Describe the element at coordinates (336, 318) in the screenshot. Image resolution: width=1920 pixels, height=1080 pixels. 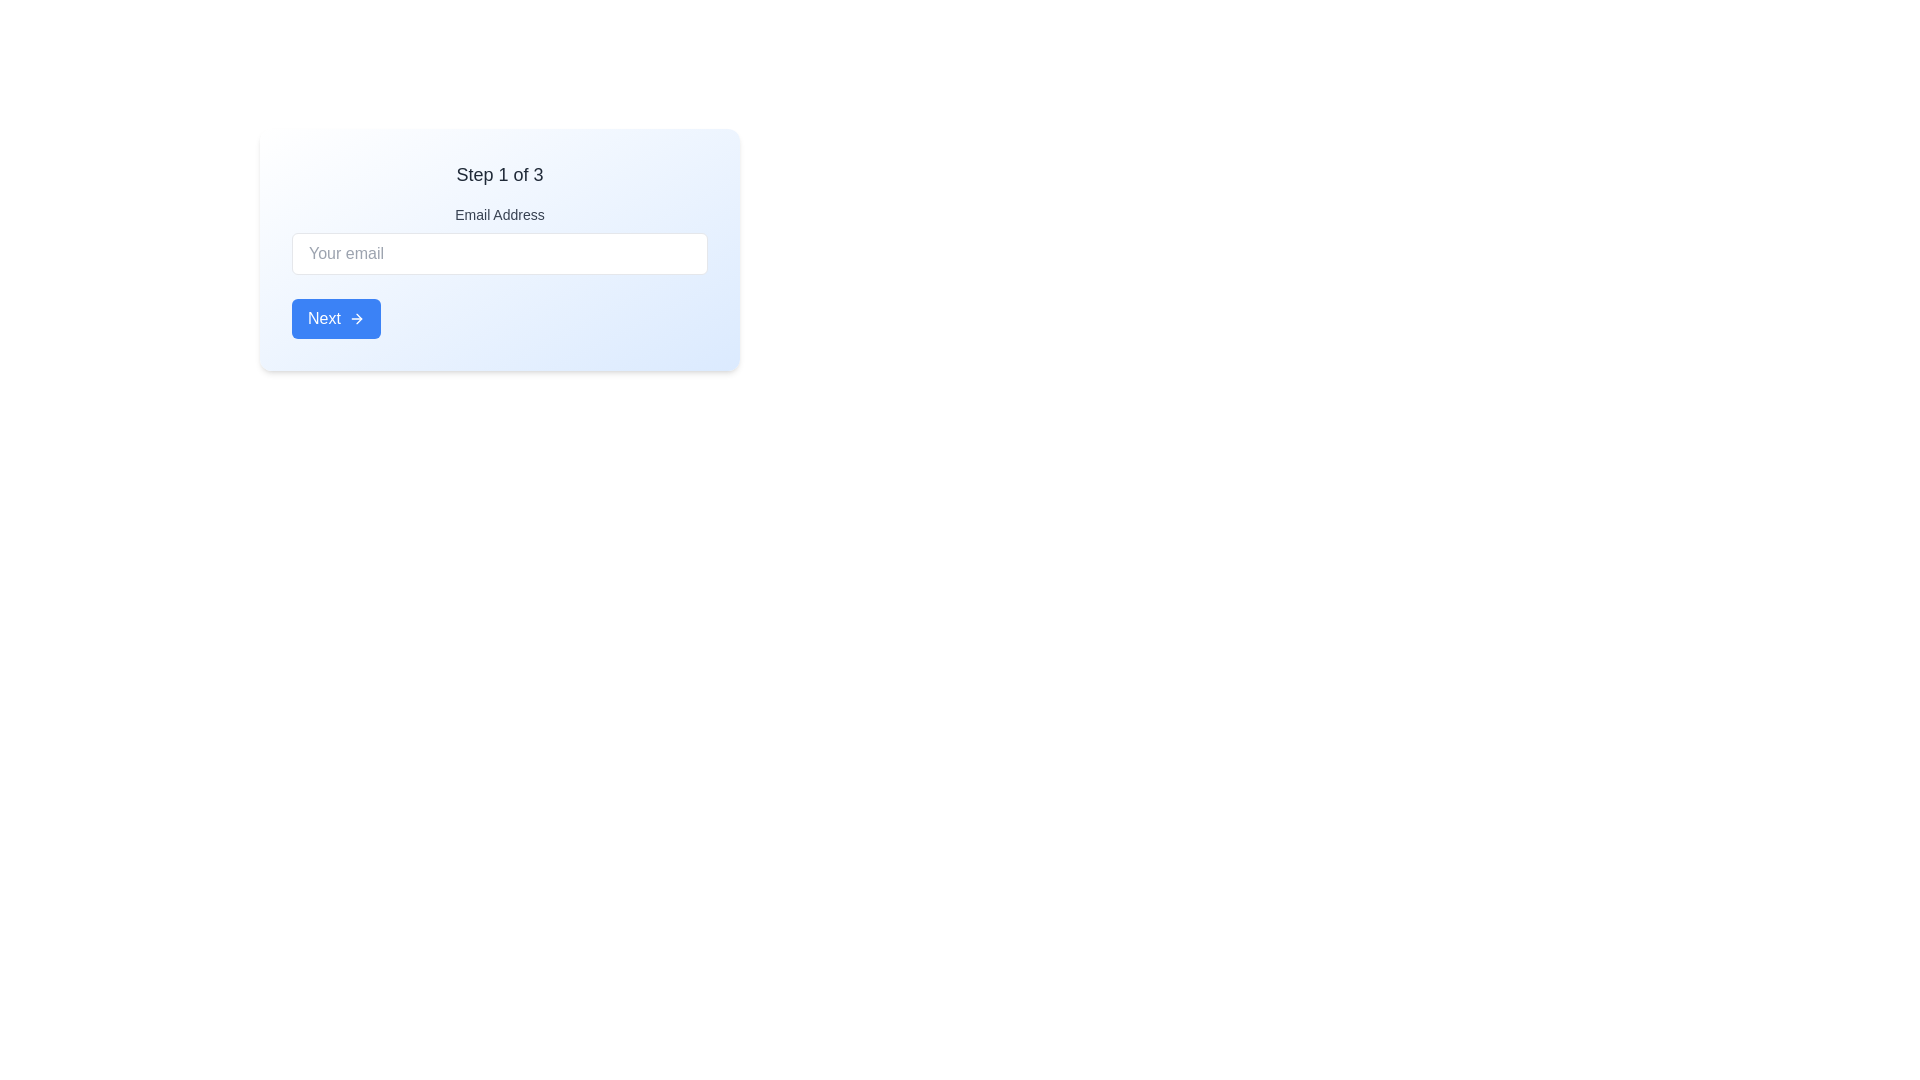
I see `the 'Next' button, which has a blue background, white text, and a rightward arrow icon, to proceed to the next step` at that location.